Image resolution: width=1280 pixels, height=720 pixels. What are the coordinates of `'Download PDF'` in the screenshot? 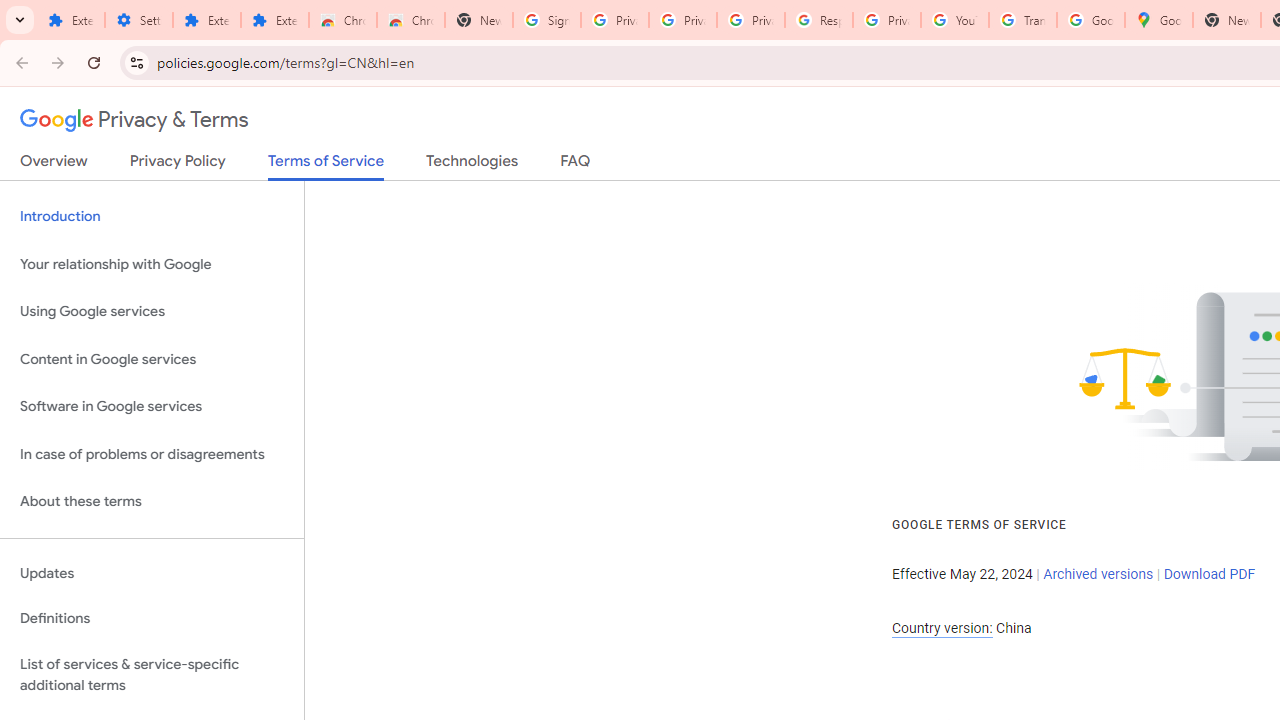 It's located at (1208, 574).